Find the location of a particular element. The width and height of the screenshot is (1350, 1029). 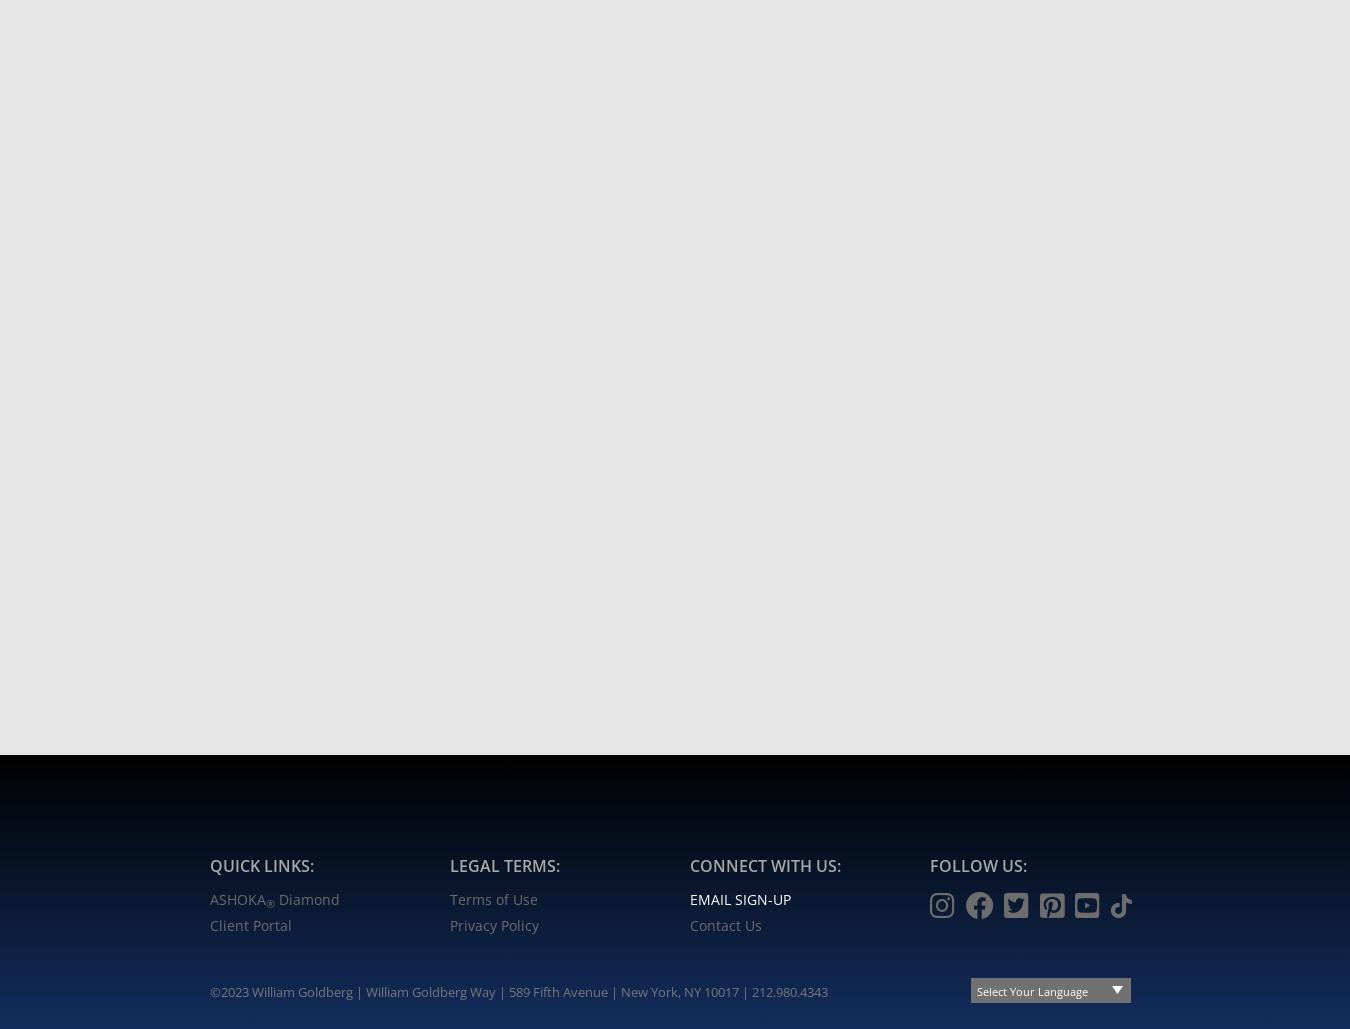

'LEGAL TERMS:' is located at coordinates (504, 863).